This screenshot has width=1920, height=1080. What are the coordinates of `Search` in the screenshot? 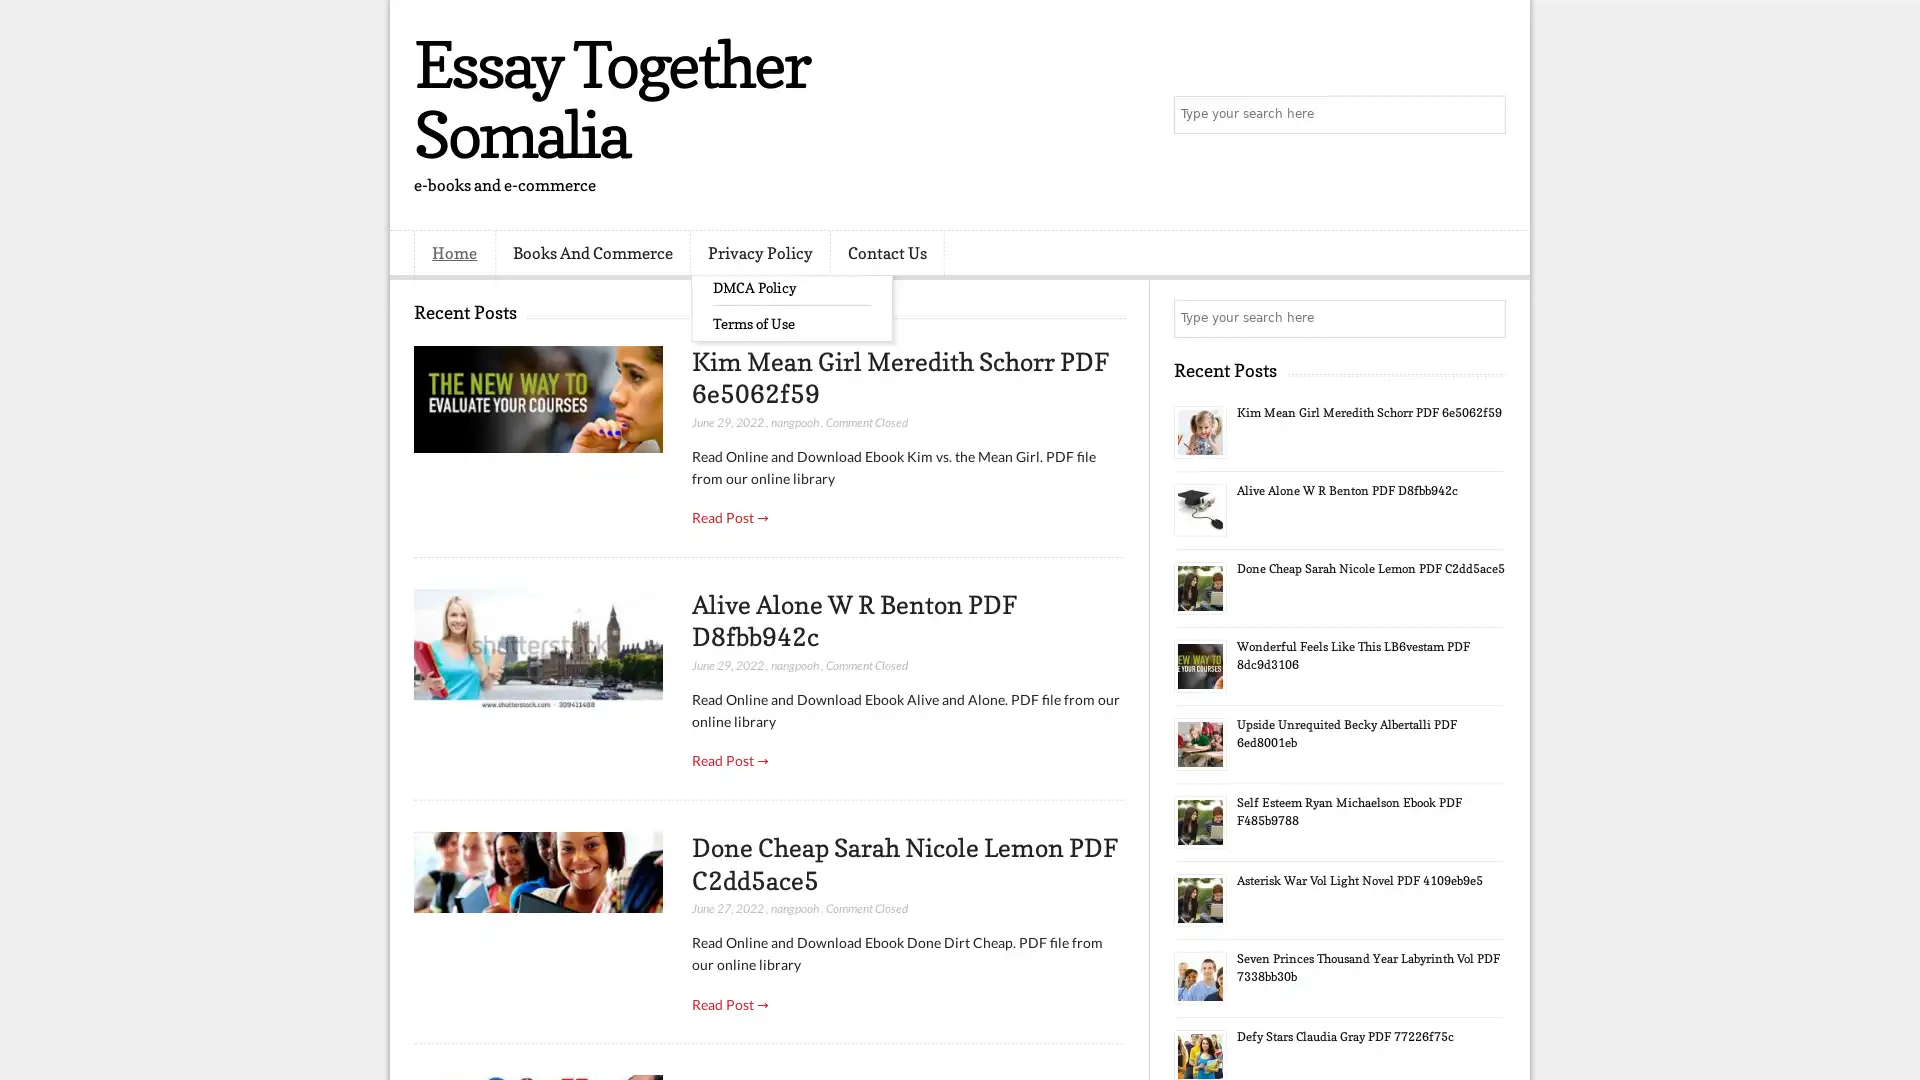 It's located at (1485, 318).